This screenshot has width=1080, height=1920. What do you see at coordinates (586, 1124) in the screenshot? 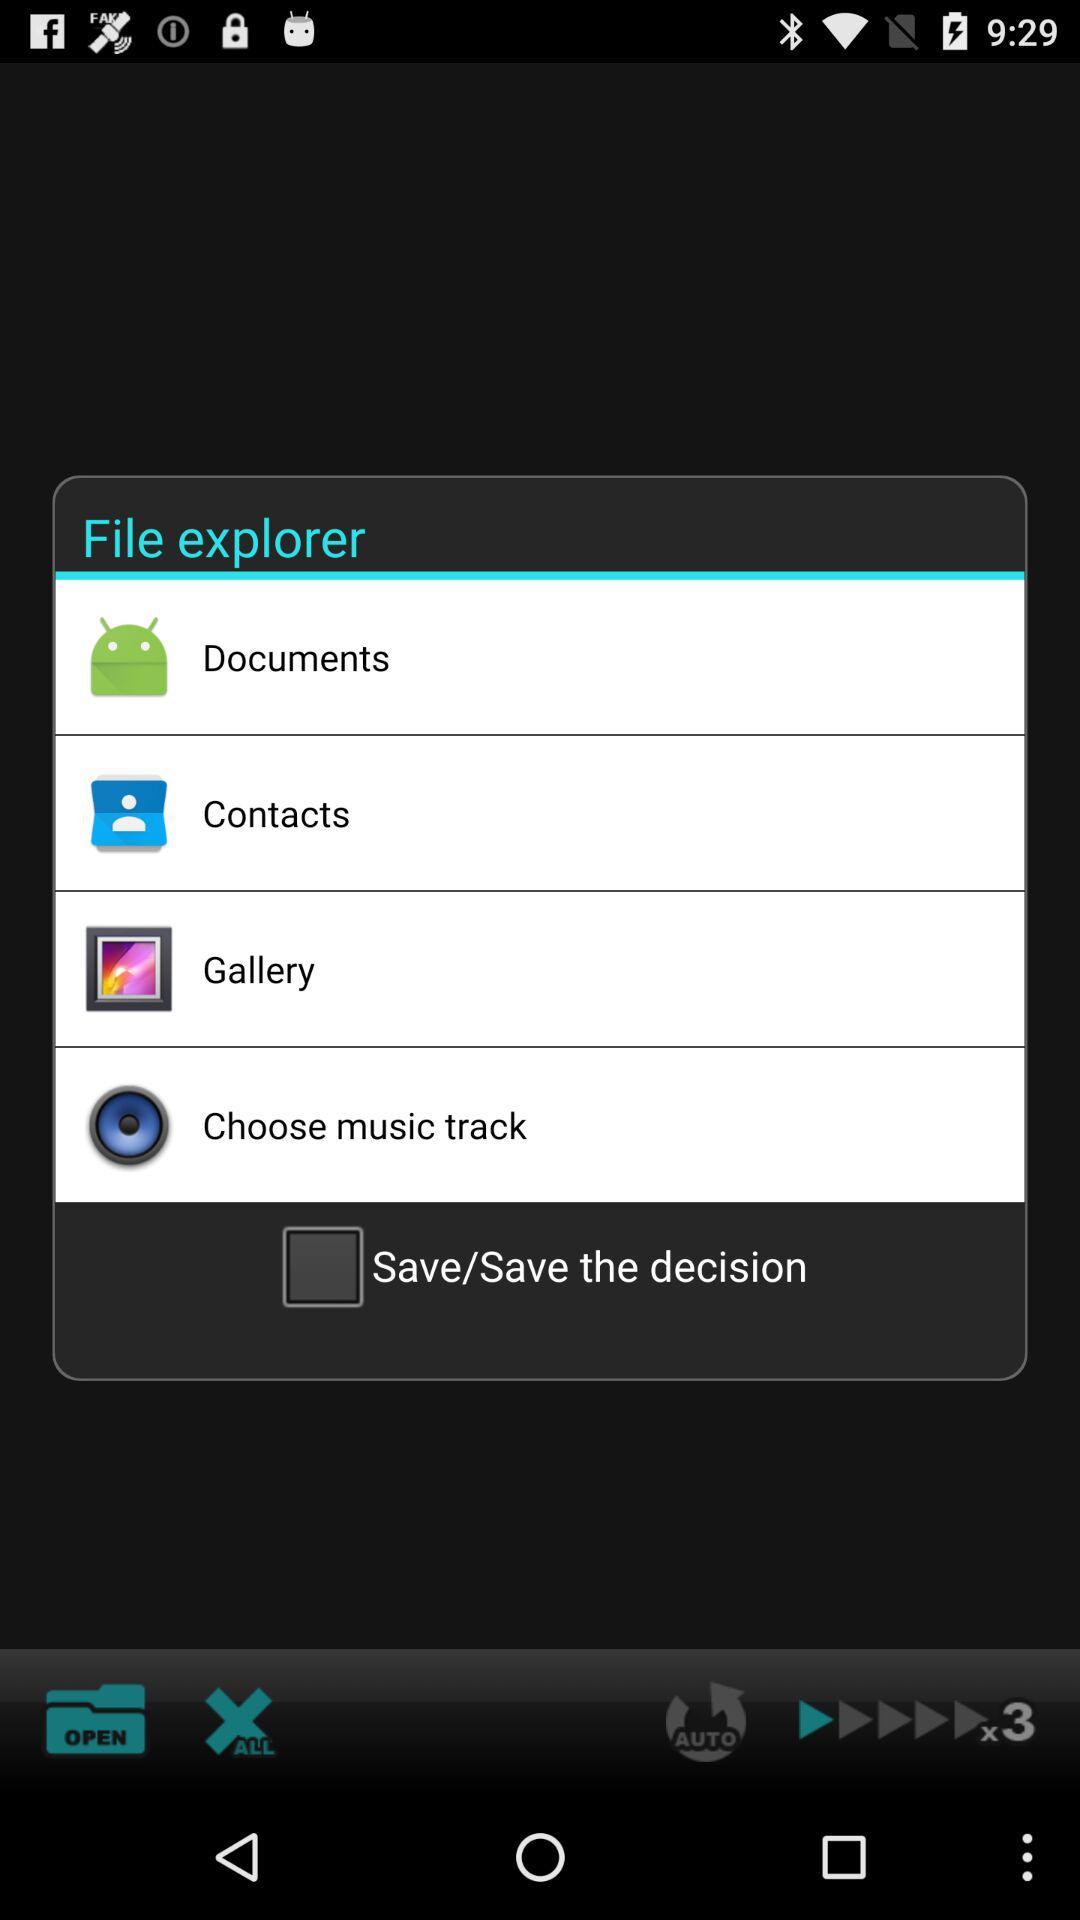
I see `app below the gallery icon` at bounding box center [586, 1124].